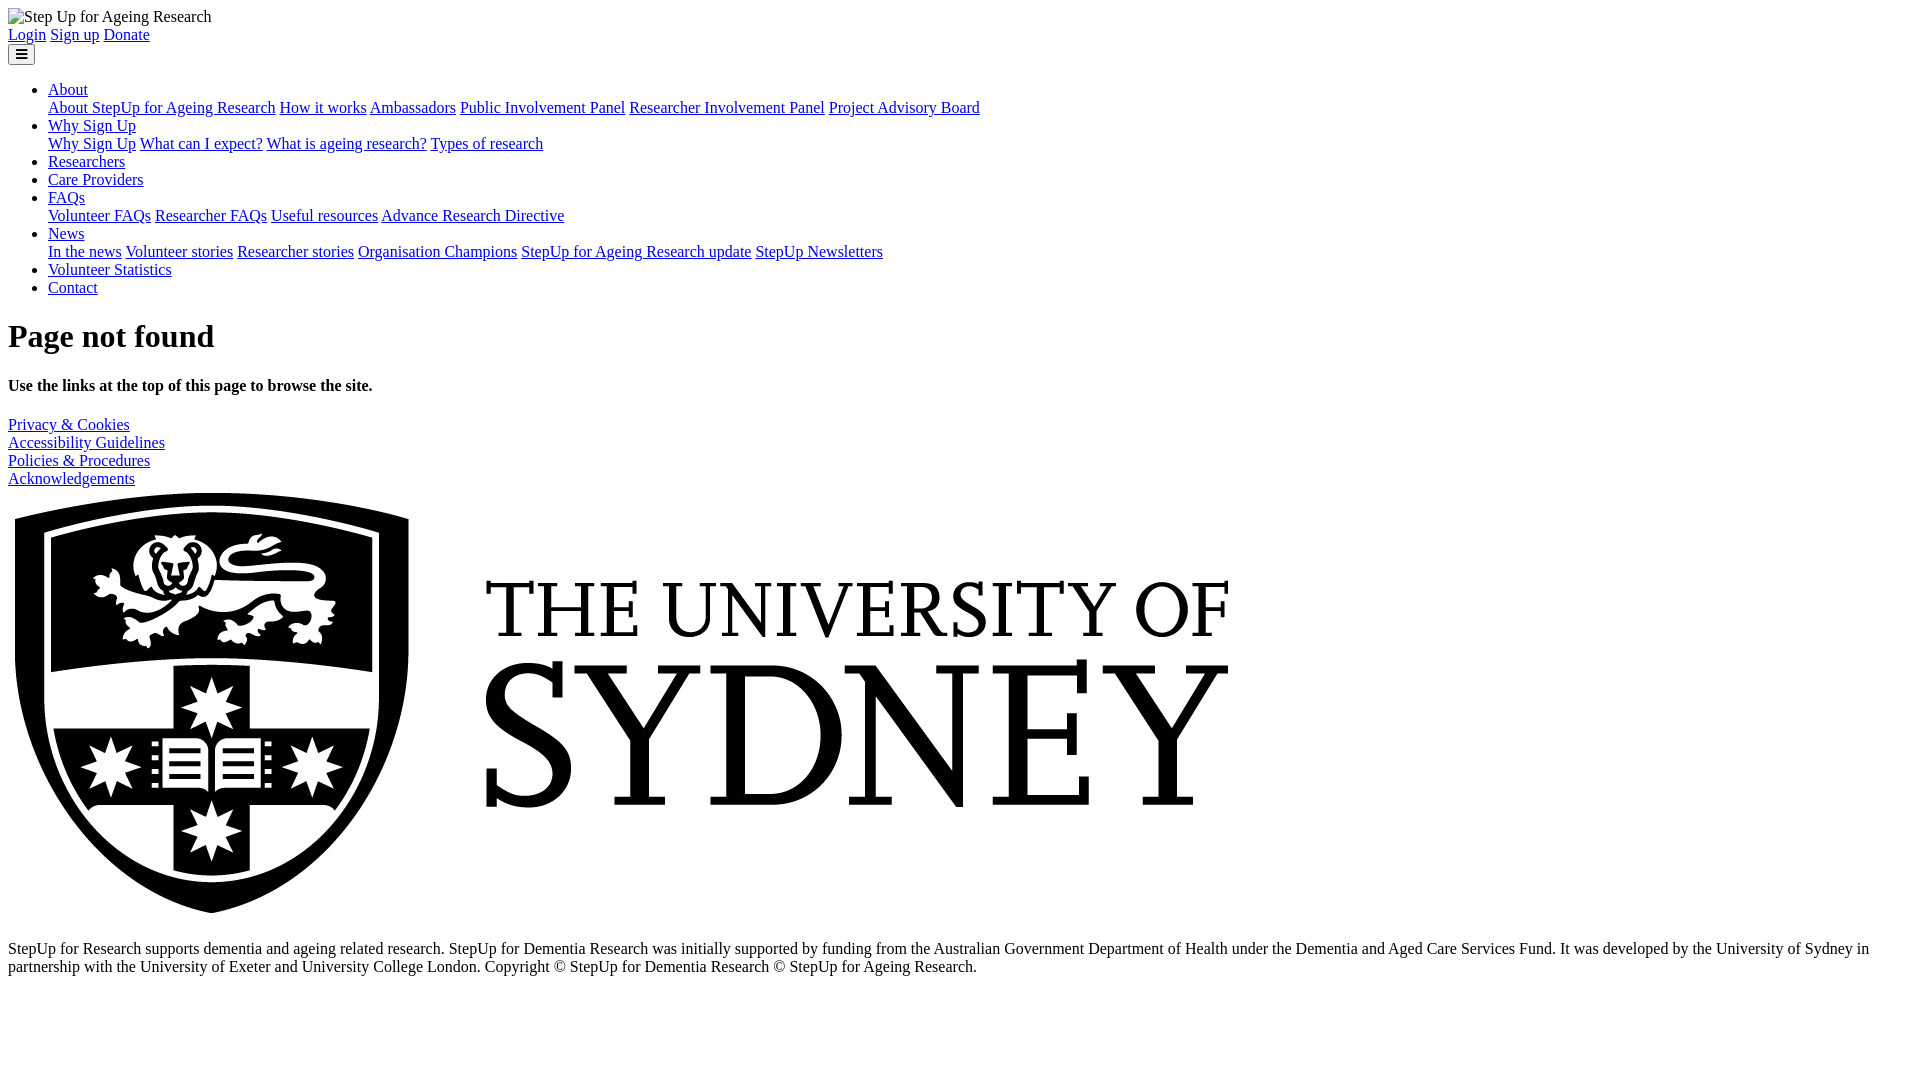 This screenshot has height=1080, width=1920. Describe the element at coordinates (324, 215) in the screenshot. I see `'Useful resources'` at that location.